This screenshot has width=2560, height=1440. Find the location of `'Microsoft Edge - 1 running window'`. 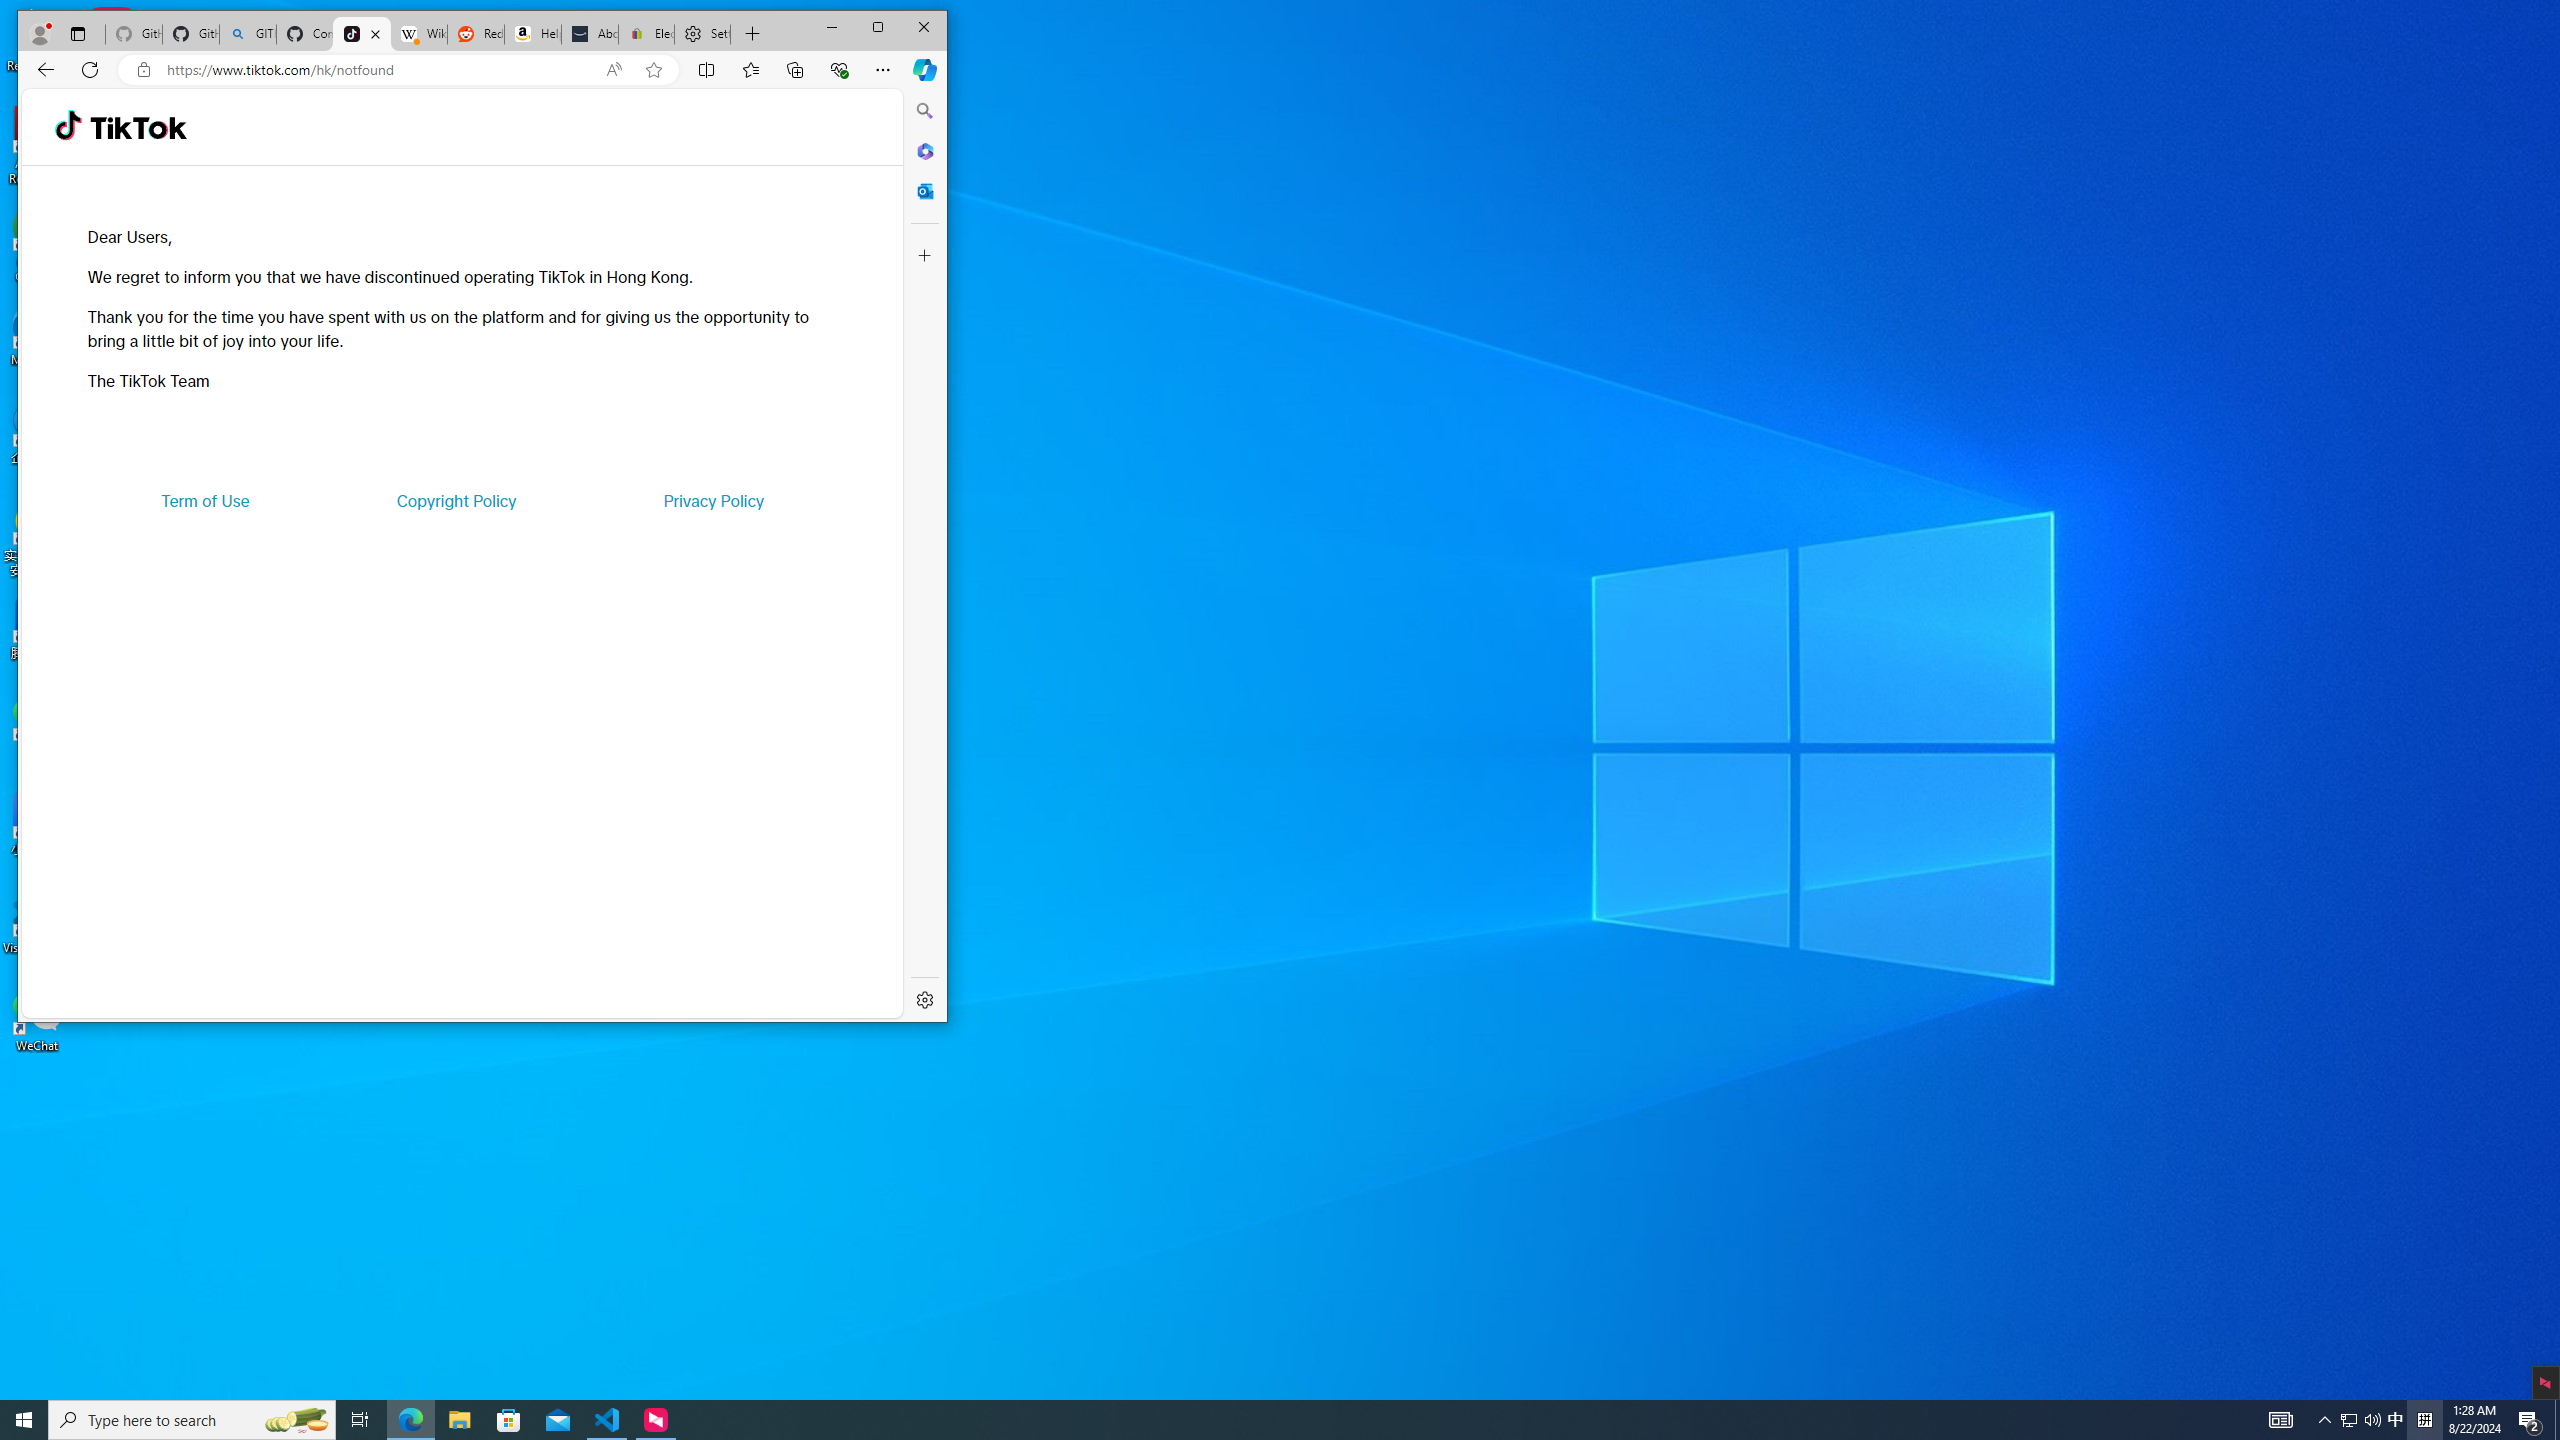

'Microsoft Edge - 1 running window' is located at coordinates (409, 1418).